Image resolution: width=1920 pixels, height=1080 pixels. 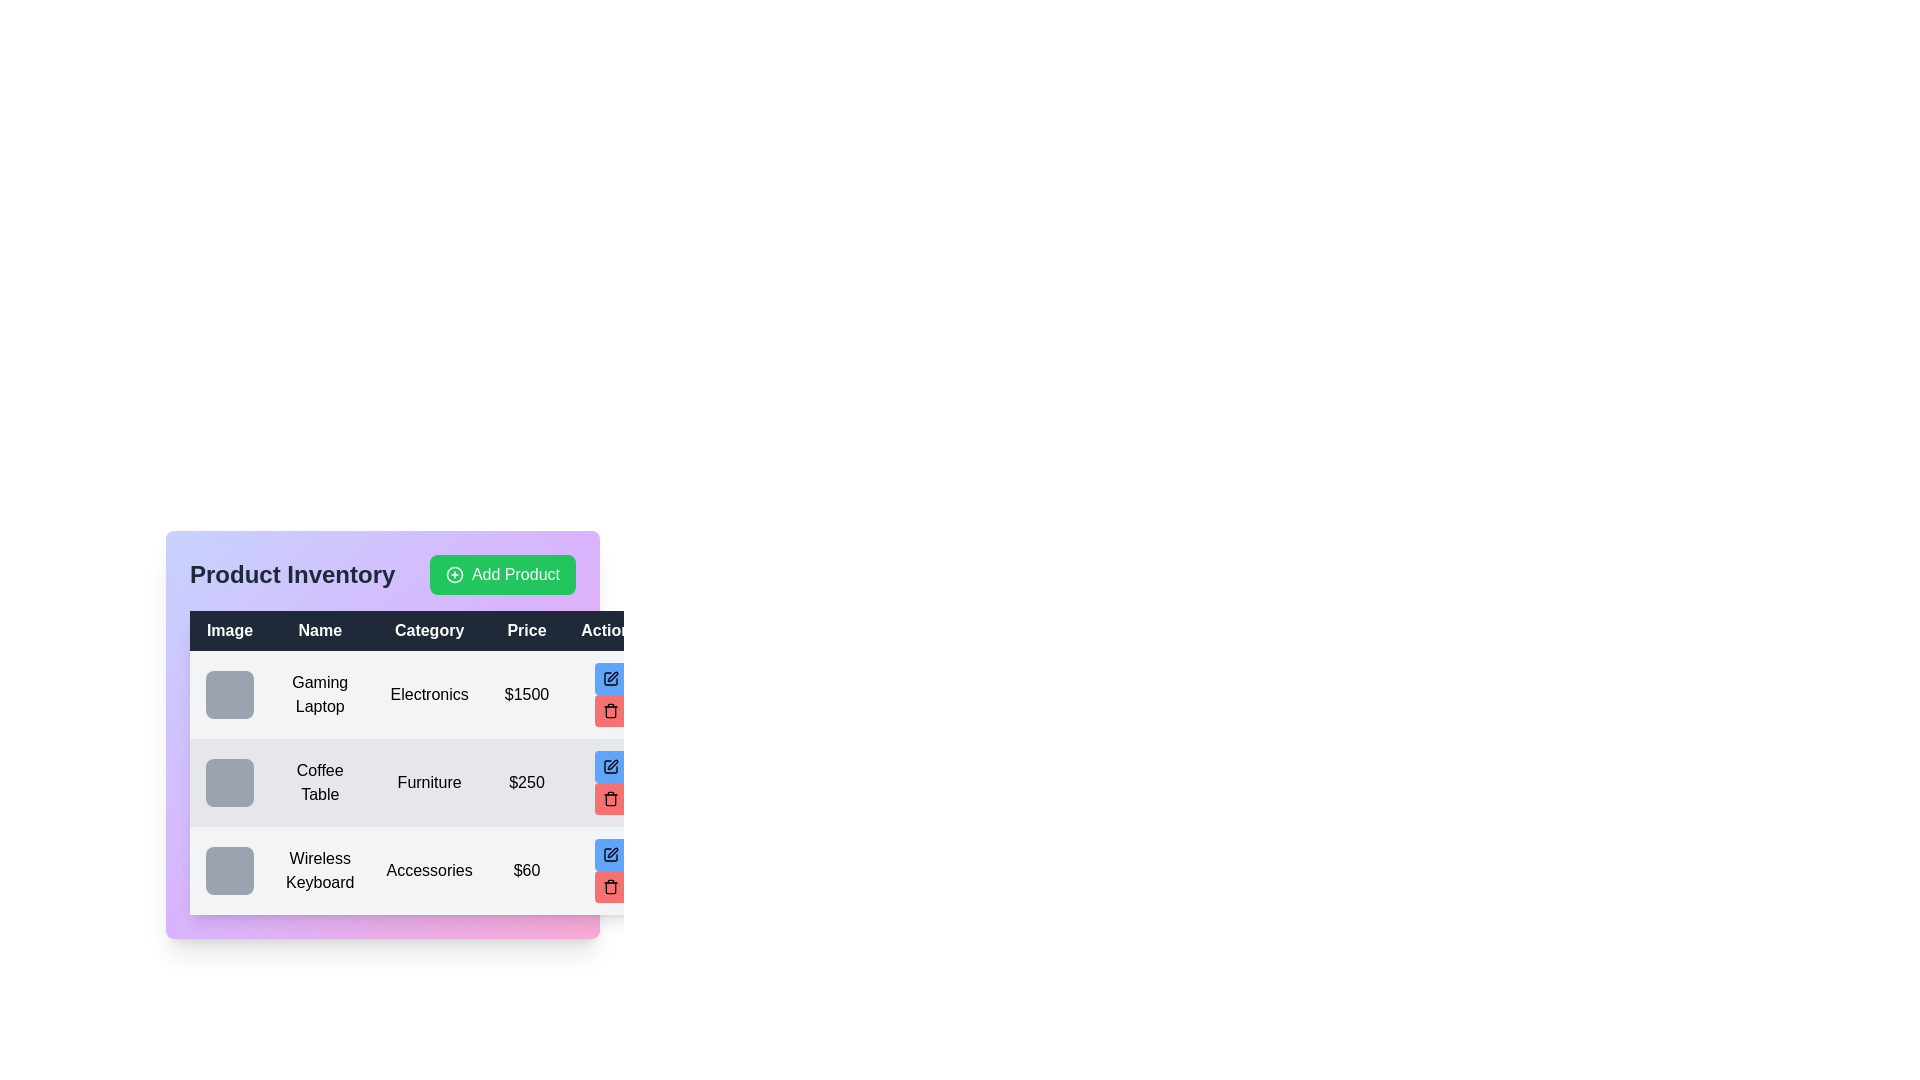 What do you see at coordinates (453, 574) in the screenshot?
I see `the icon located at the top-right section of the 'Add Product' button, positioned to the left of the 'Add Product' text label` at bounding box center [453, 574].